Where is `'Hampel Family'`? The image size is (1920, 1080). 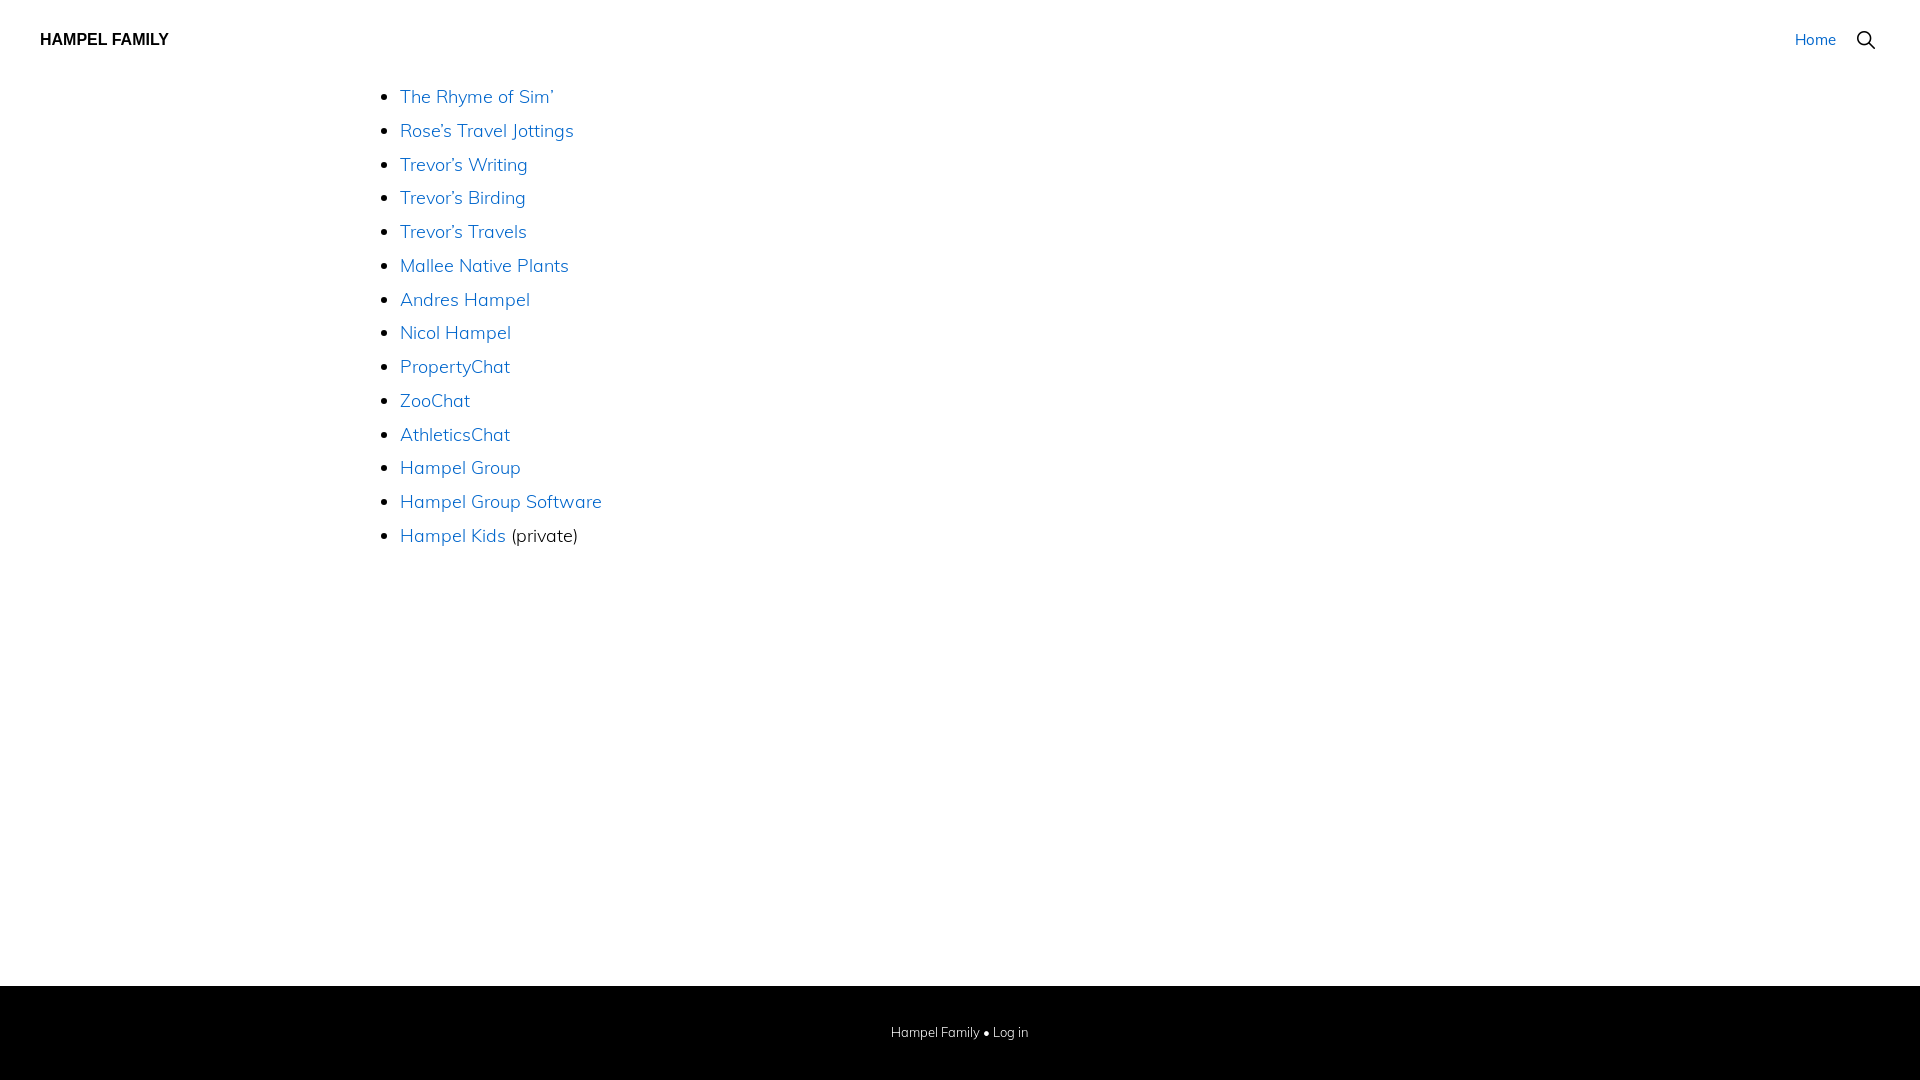
'Hampel Family' is located at coordinates (934, 1033).